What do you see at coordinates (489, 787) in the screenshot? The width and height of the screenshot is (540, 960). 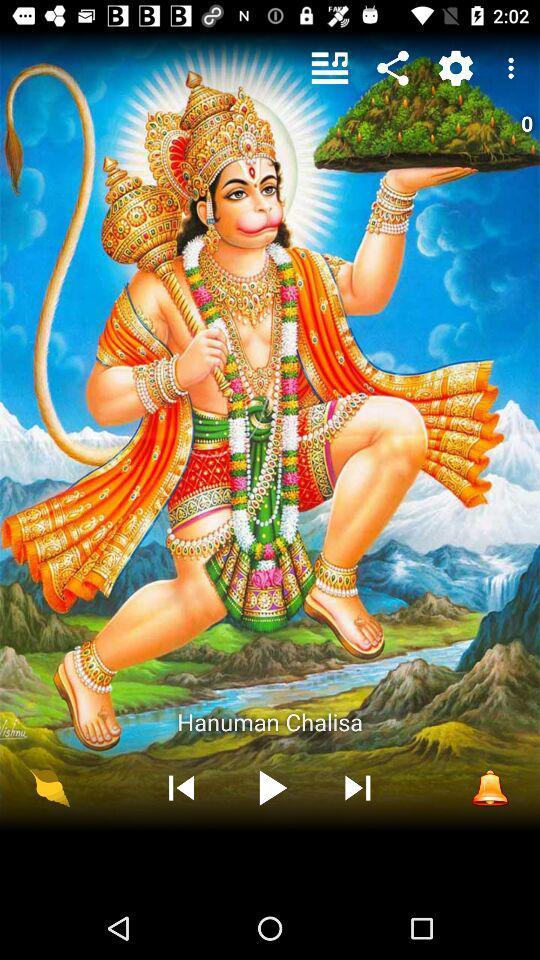 I see `the item at the bottom right corner` at bounding box center [489, 787].